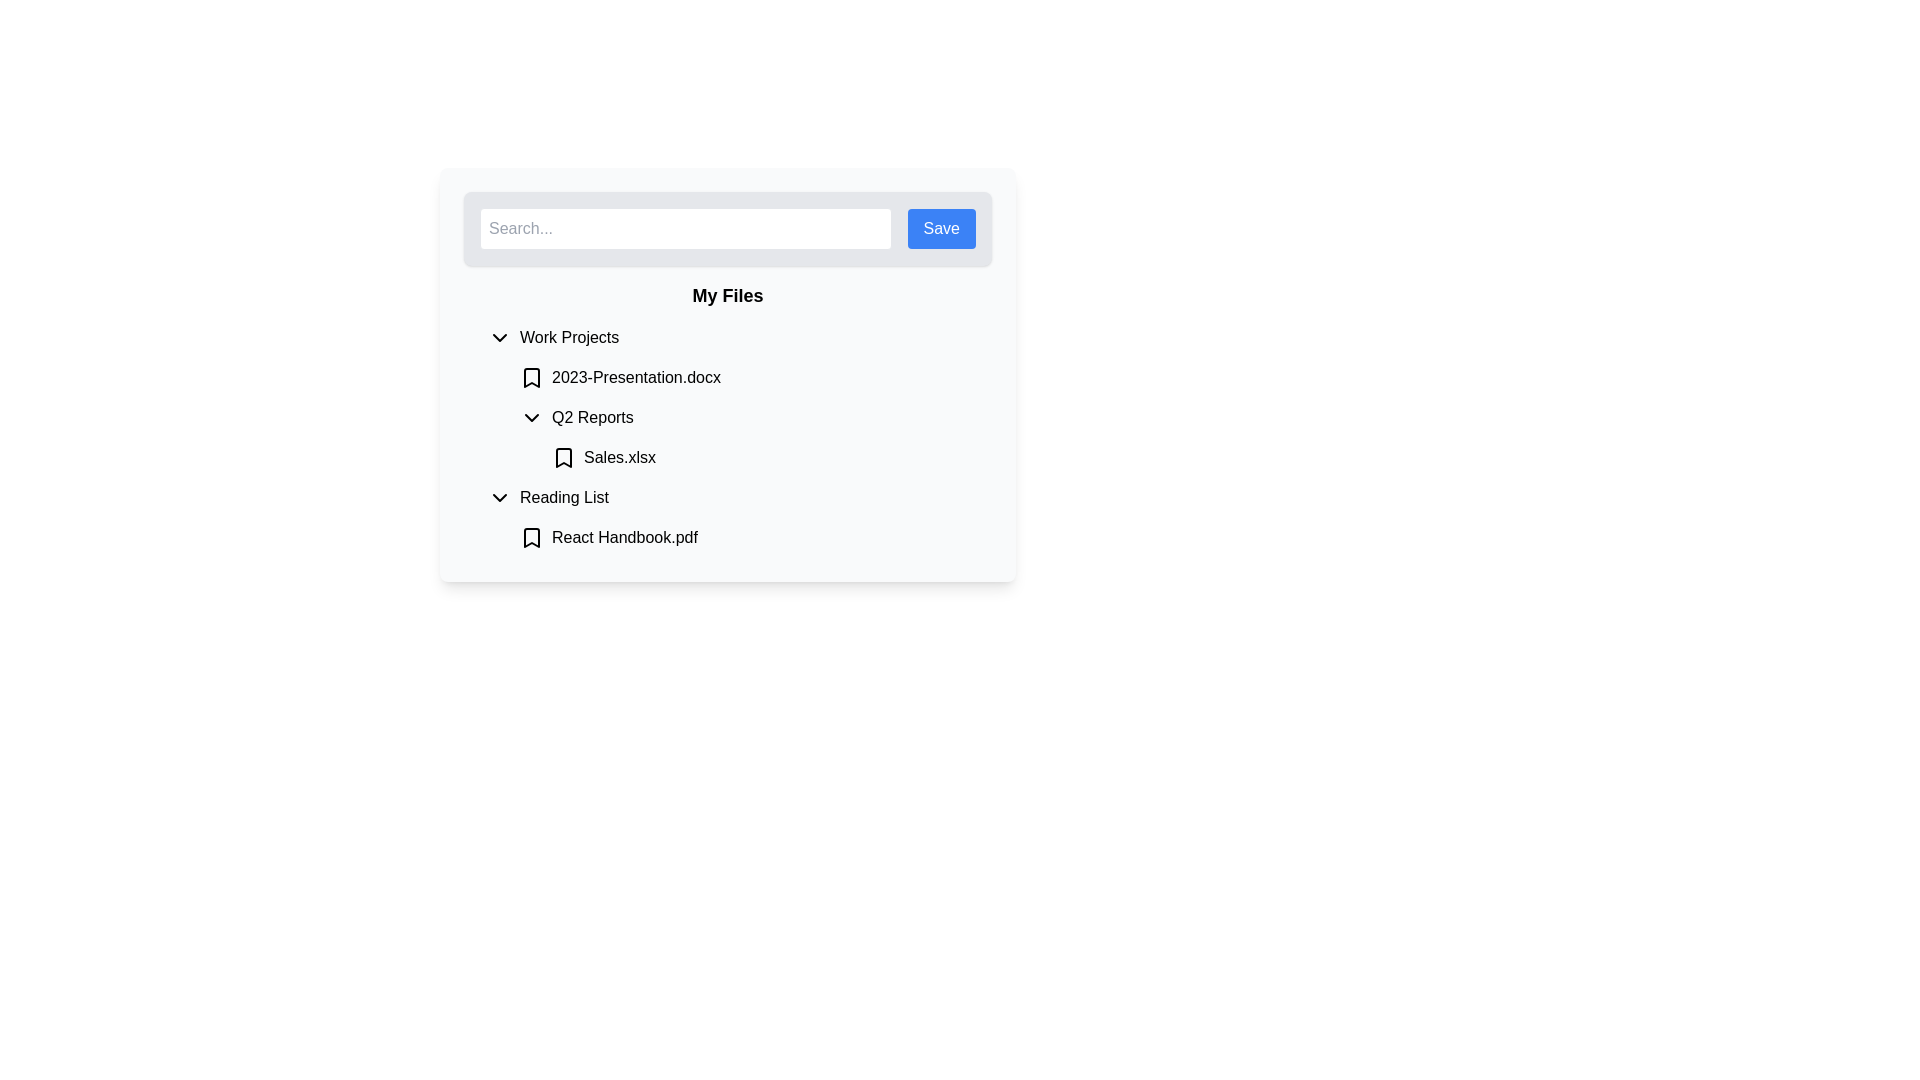  I want to click on the text label displaying 'React Handbook.pdf' in the 'Reading List' section, so click(623, 536).